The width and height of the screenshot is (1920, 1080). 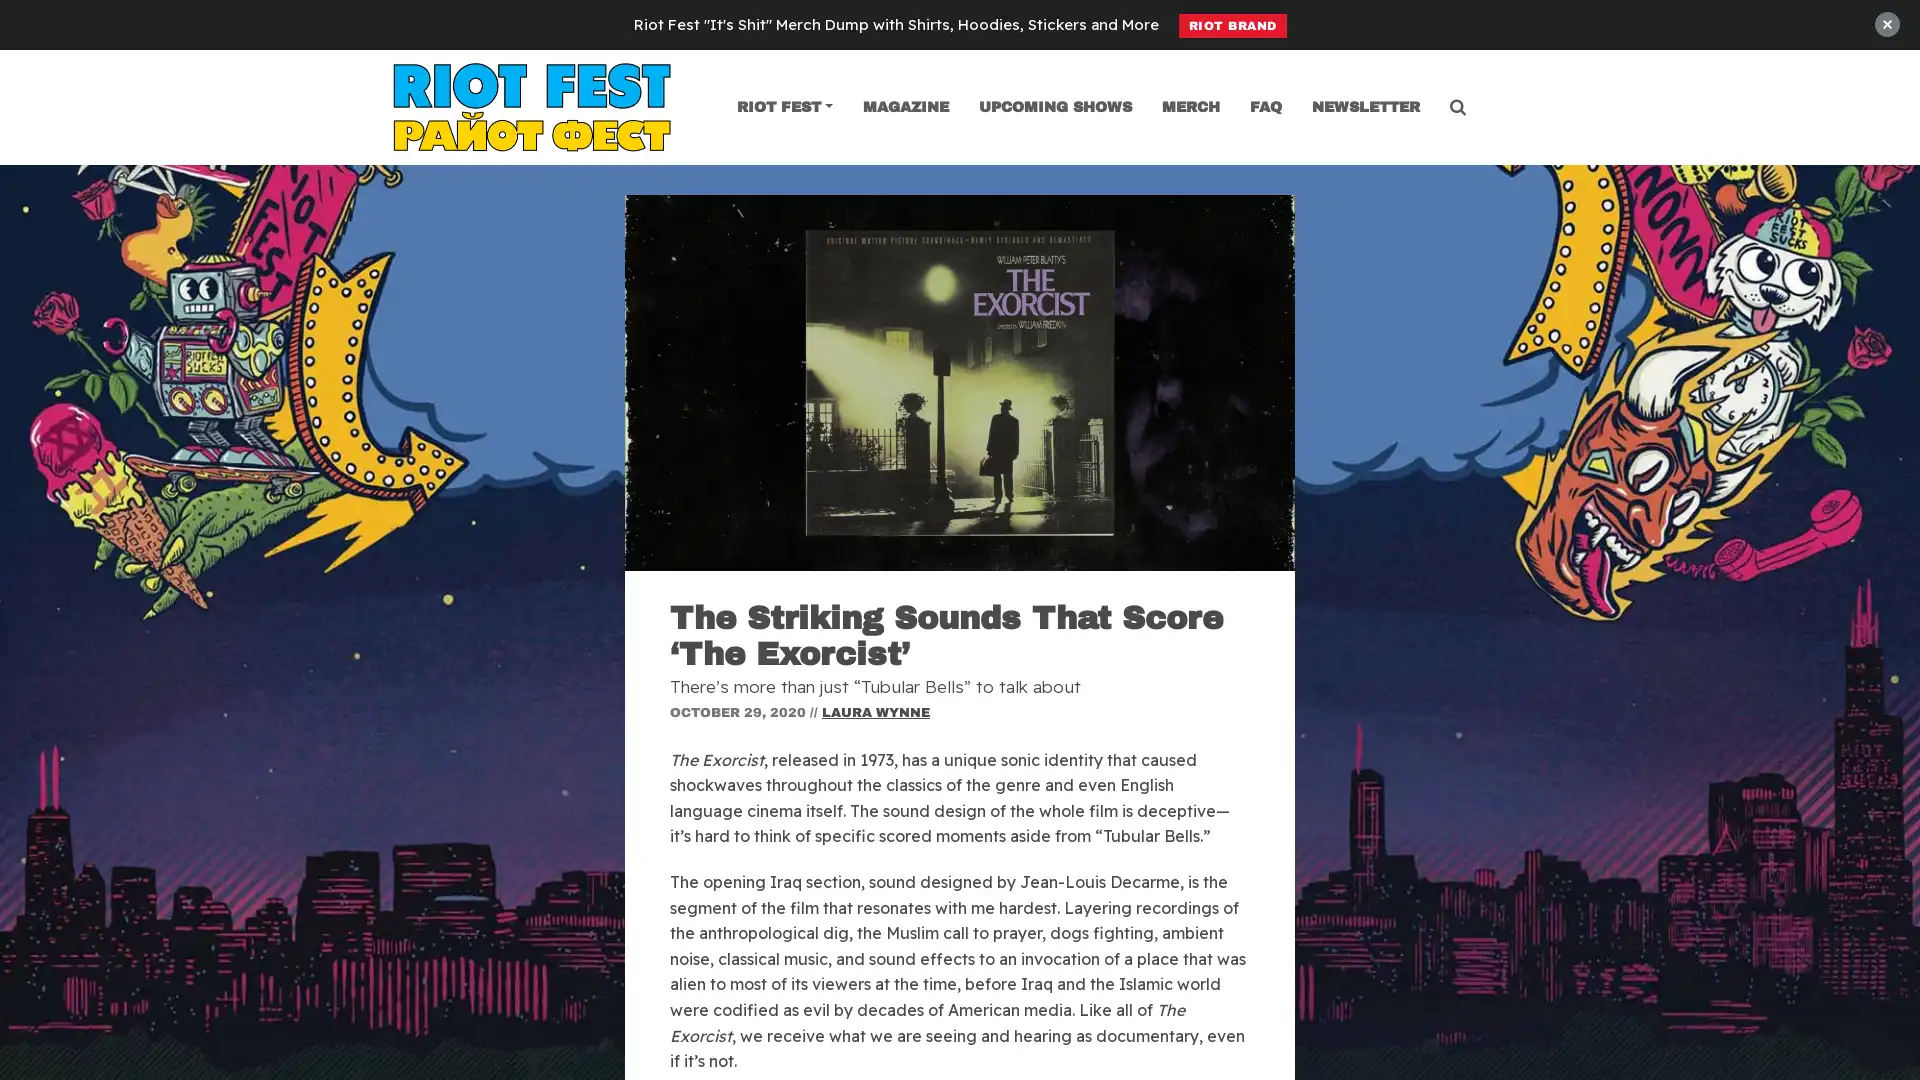 What do you see at coordinates (1858, 91) in the screenshot?
I see `CLOSE` at bounding box center [1858, 91].